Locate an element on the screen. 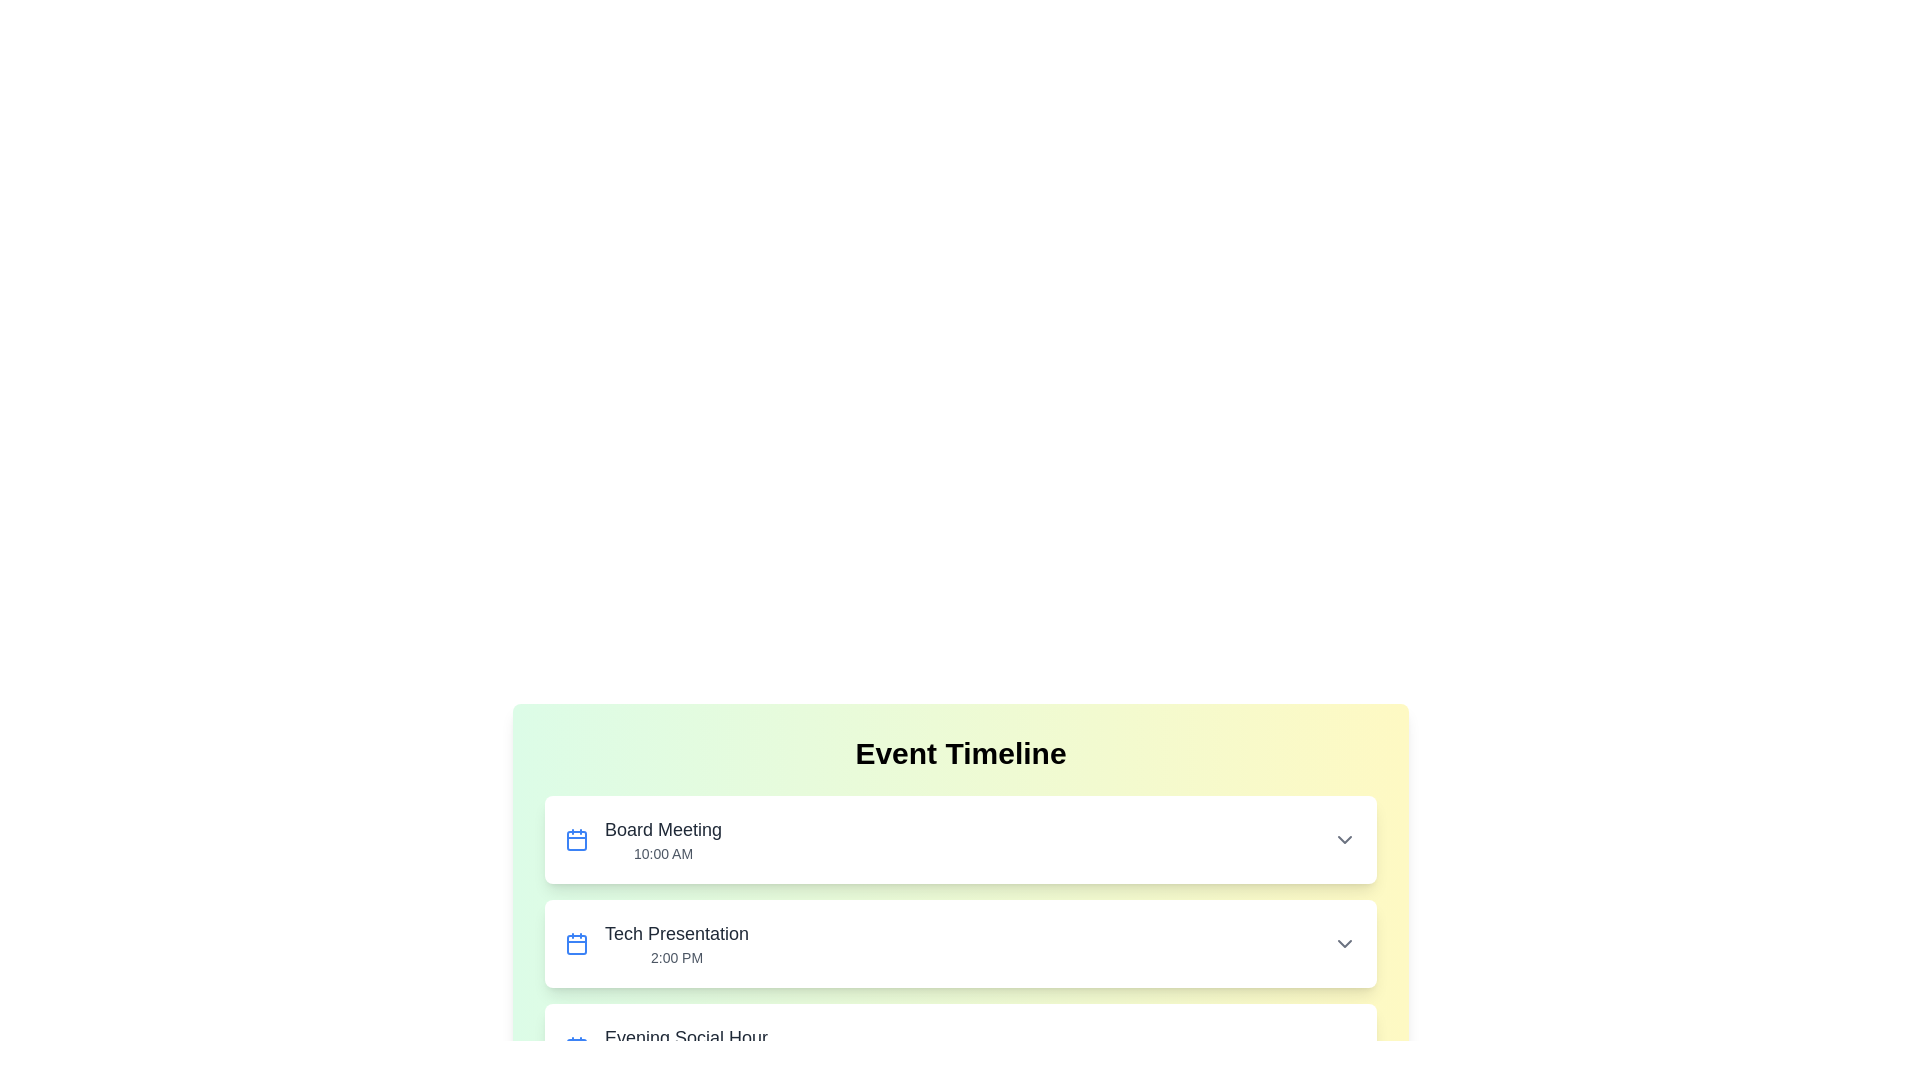 This screenshot has width=1920, height=1080. the 'Board Meeting' text element, which is displayed in a medium-sized dark gray font at the top of the 'Event Timeline' section is located at coordinates (663, 829).